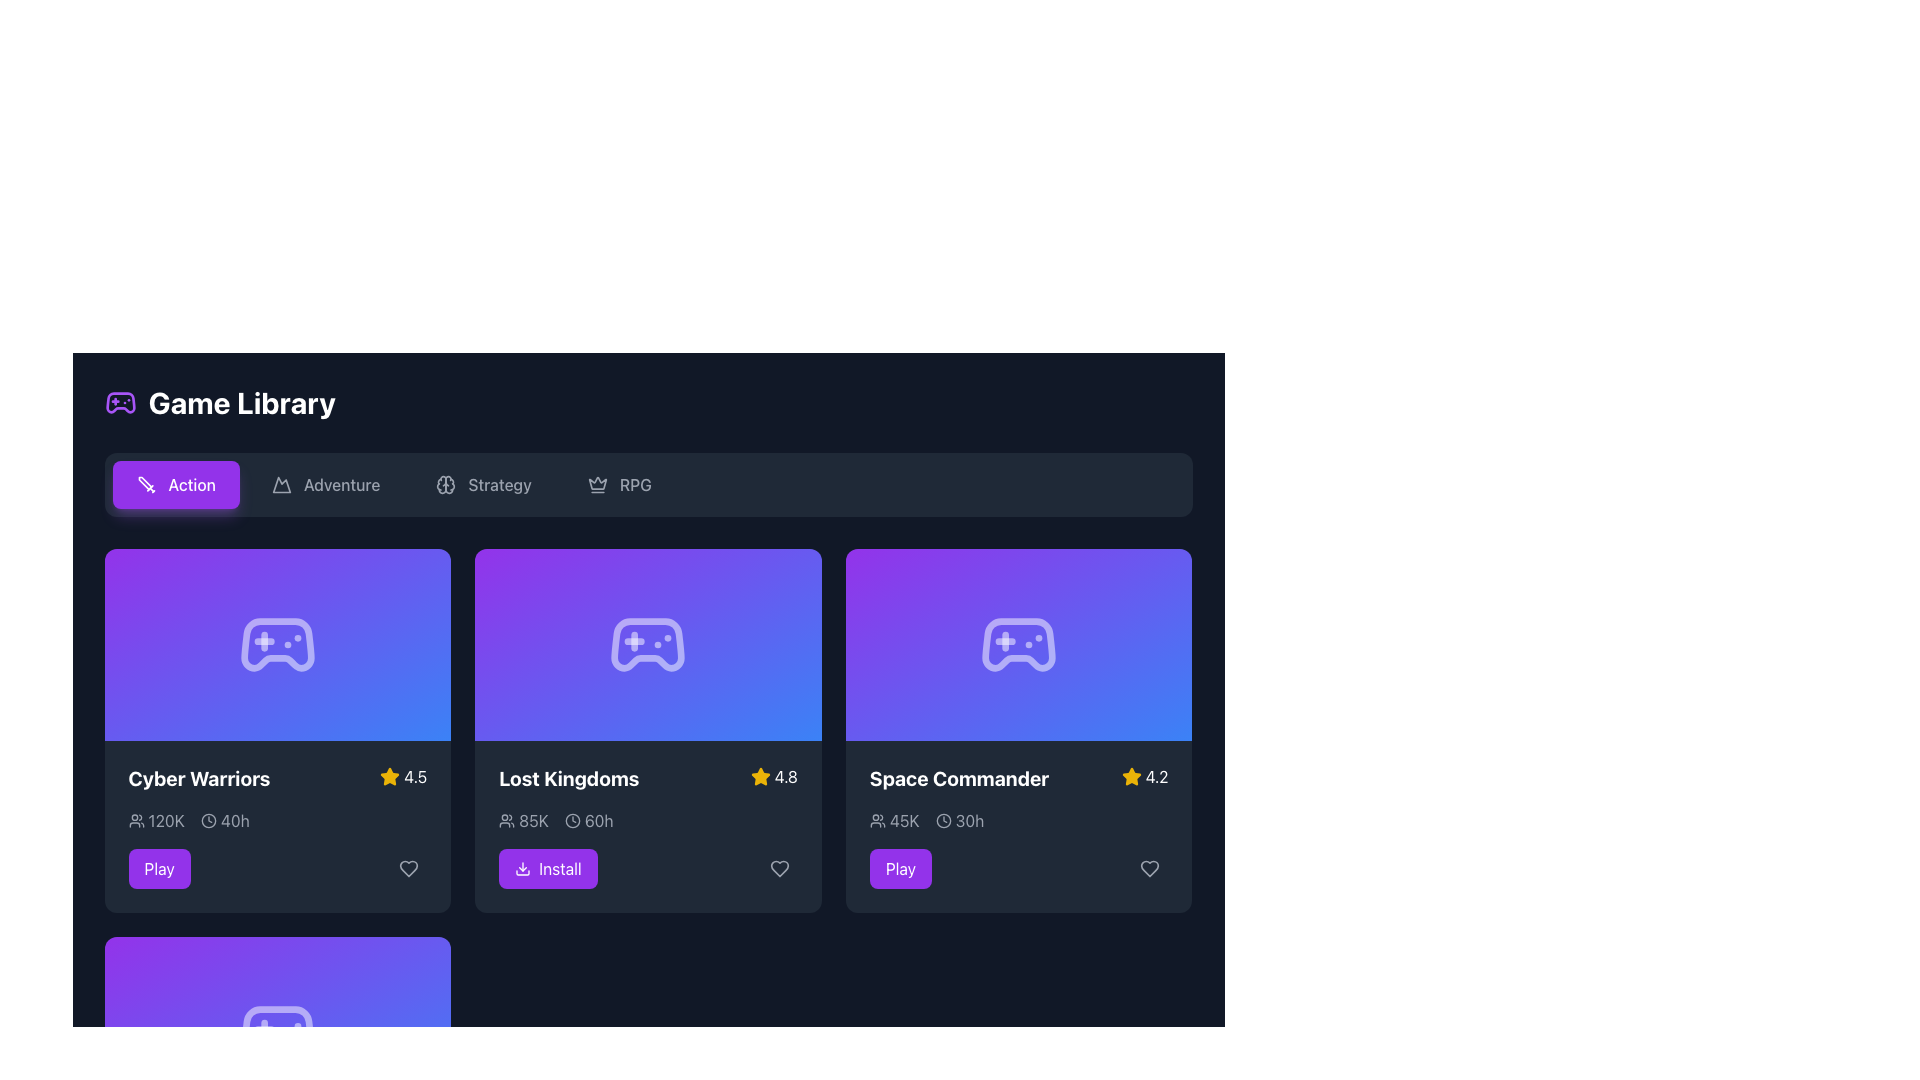 This screenshot has height=1080, width=1920. Describe the element at coordinates (969, 821) in the screenshot. I see `the text label indicating the estimated or logged time duration for the game 'Space Commander', which is located above the purple 'Play' button and adjacent to the clock icon` at that location.